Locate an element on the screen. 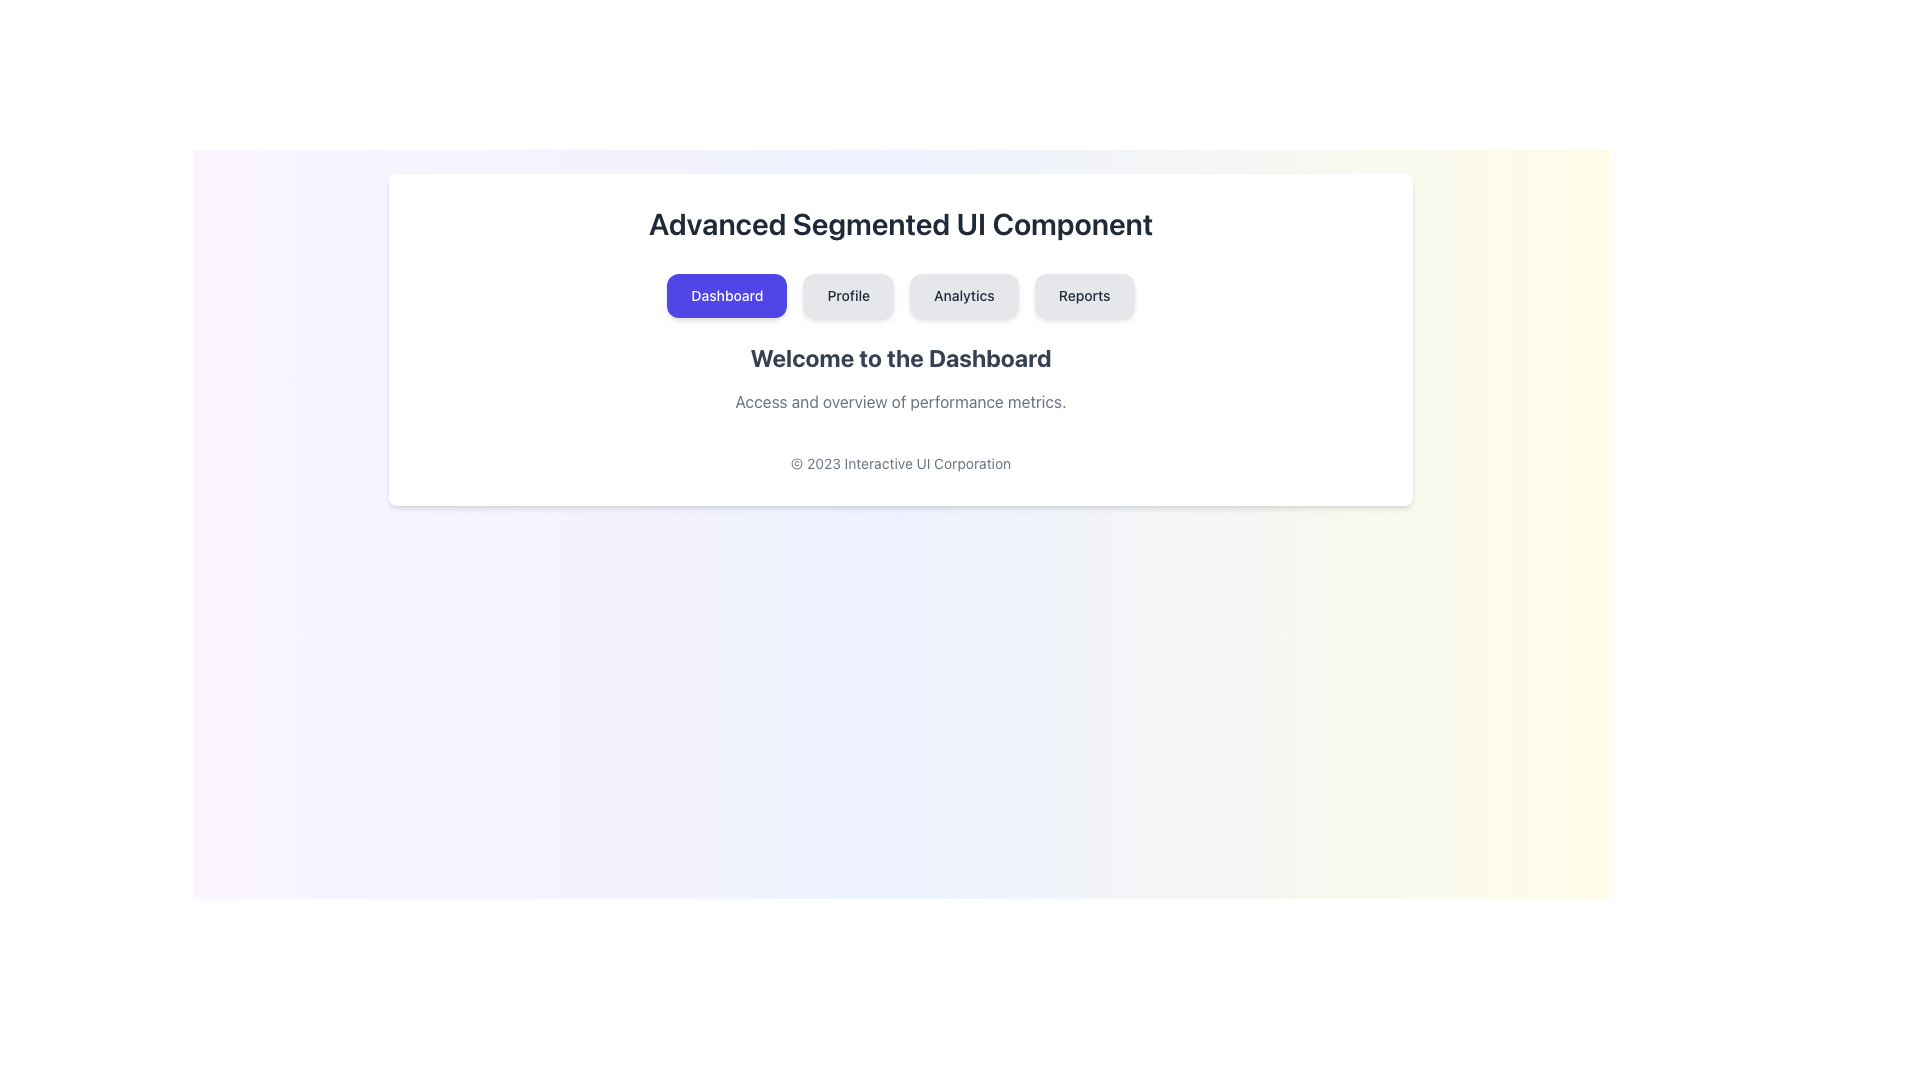 Image resolution: width=1920 pixels, height=1080 pixels. the 'Profile' button located is located at coordinates (848, 296).